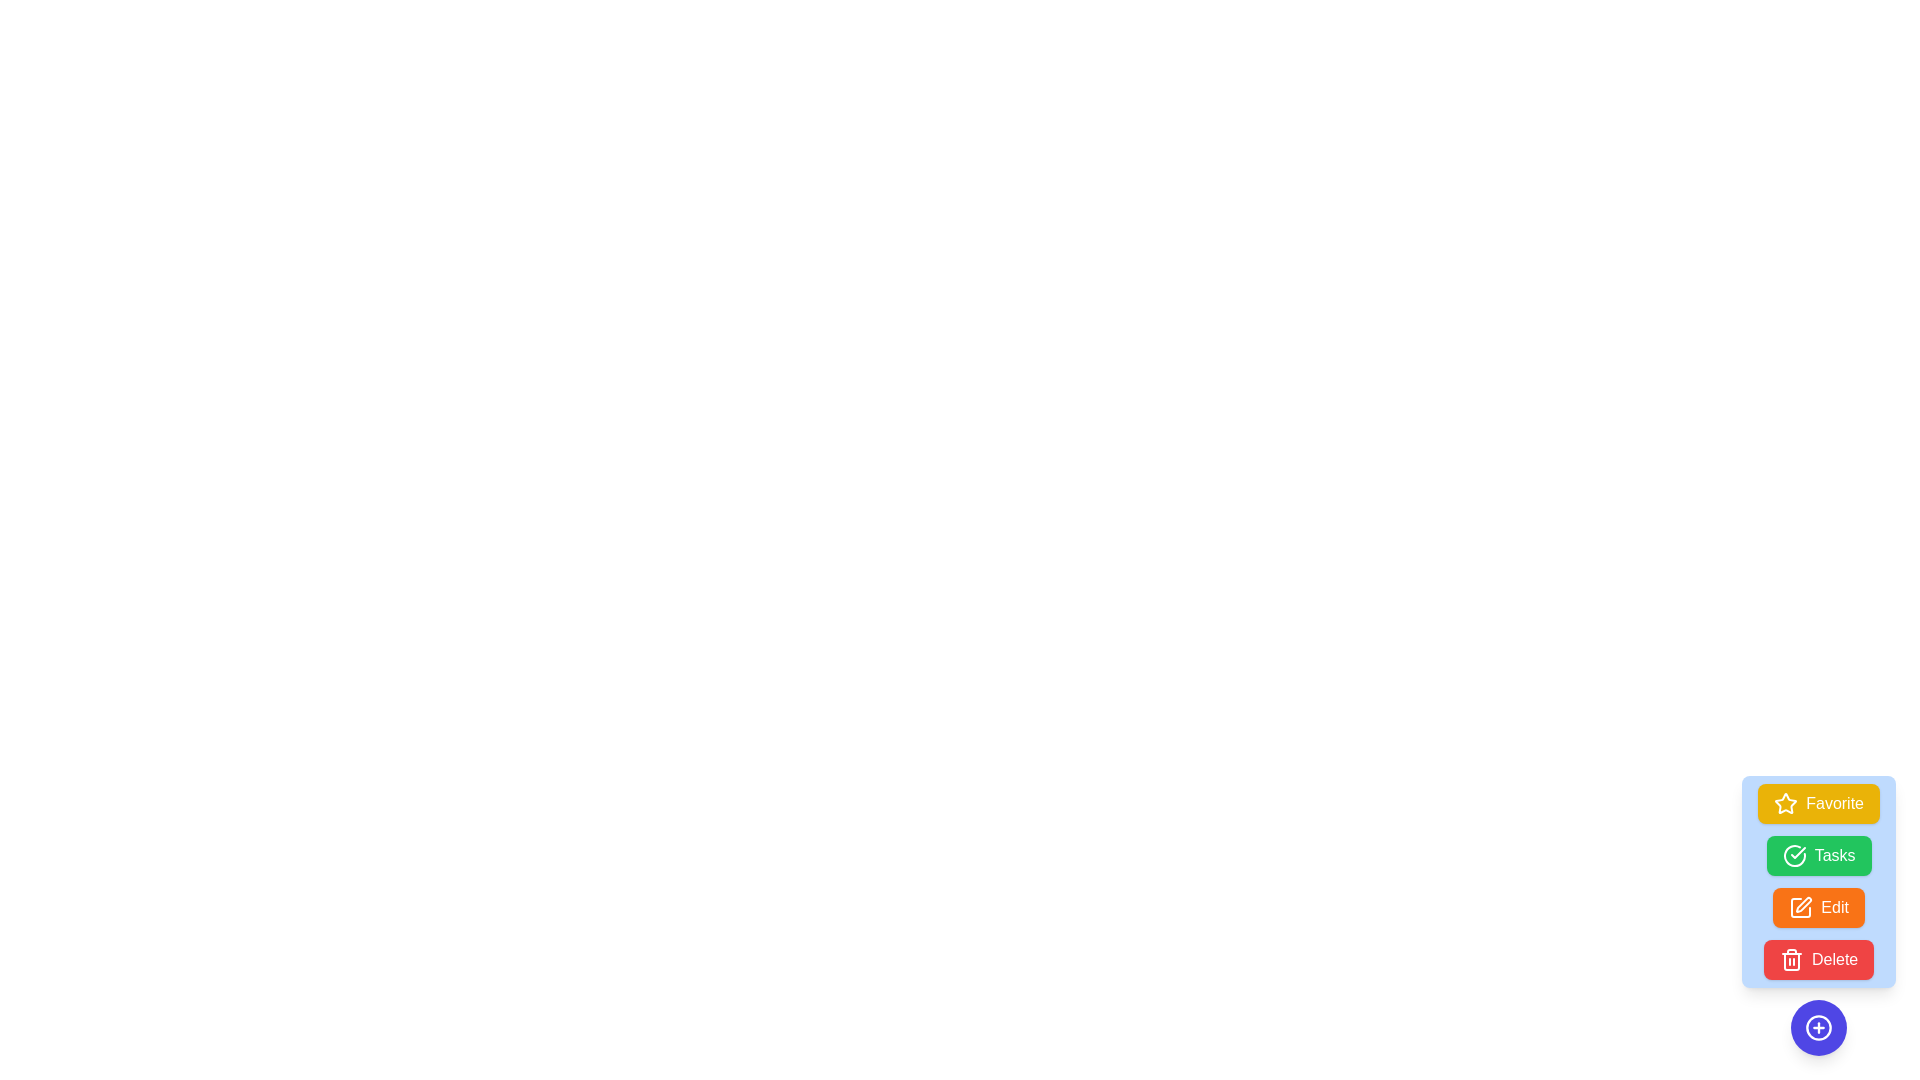 The image size is (1920, 1080). I want to click on the yellow 'Favorite' button with white text and a star icon to observe the brightness effect, so click(1819, 802).